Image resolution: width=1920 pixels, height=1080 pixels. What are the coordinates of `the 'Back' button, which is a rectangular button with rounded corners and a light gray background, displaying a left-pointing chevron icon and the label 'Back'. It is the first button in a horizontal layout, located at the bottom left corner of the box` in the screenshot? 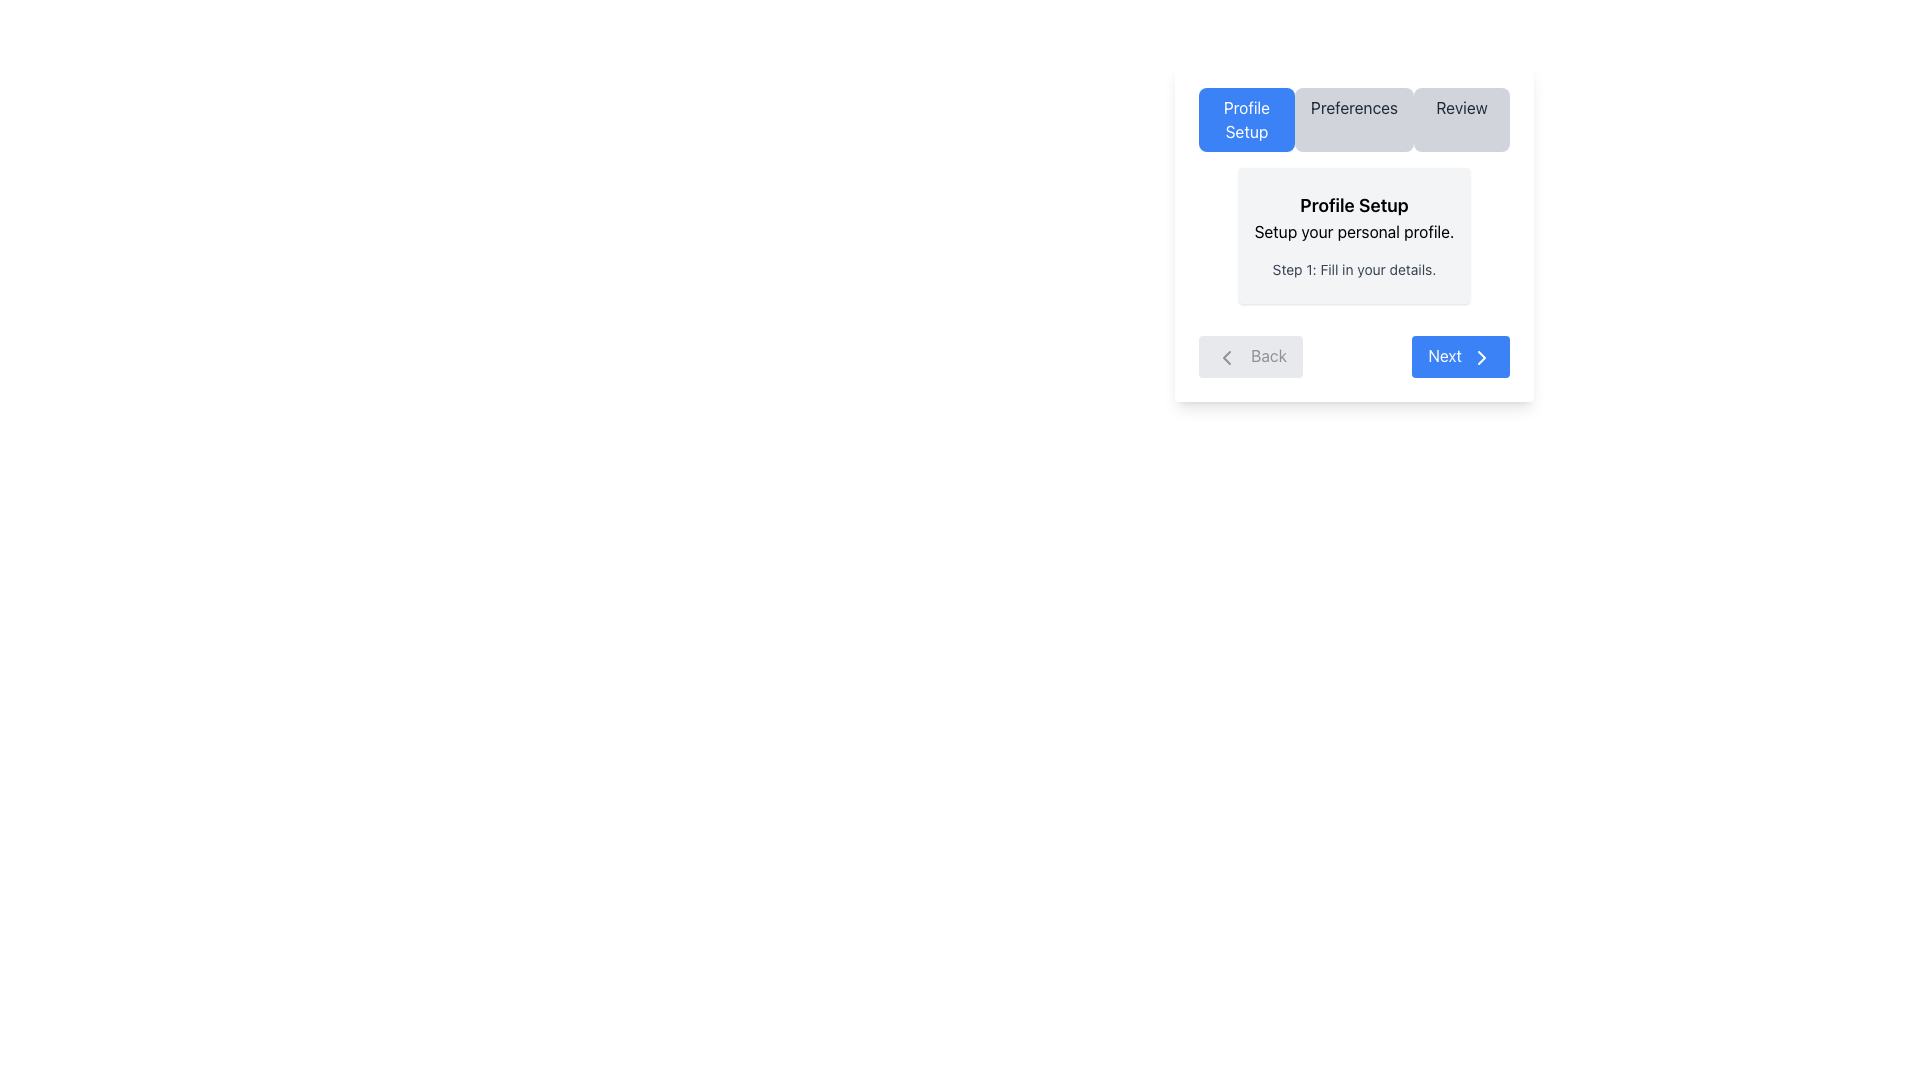 It's located at (1249, 355).